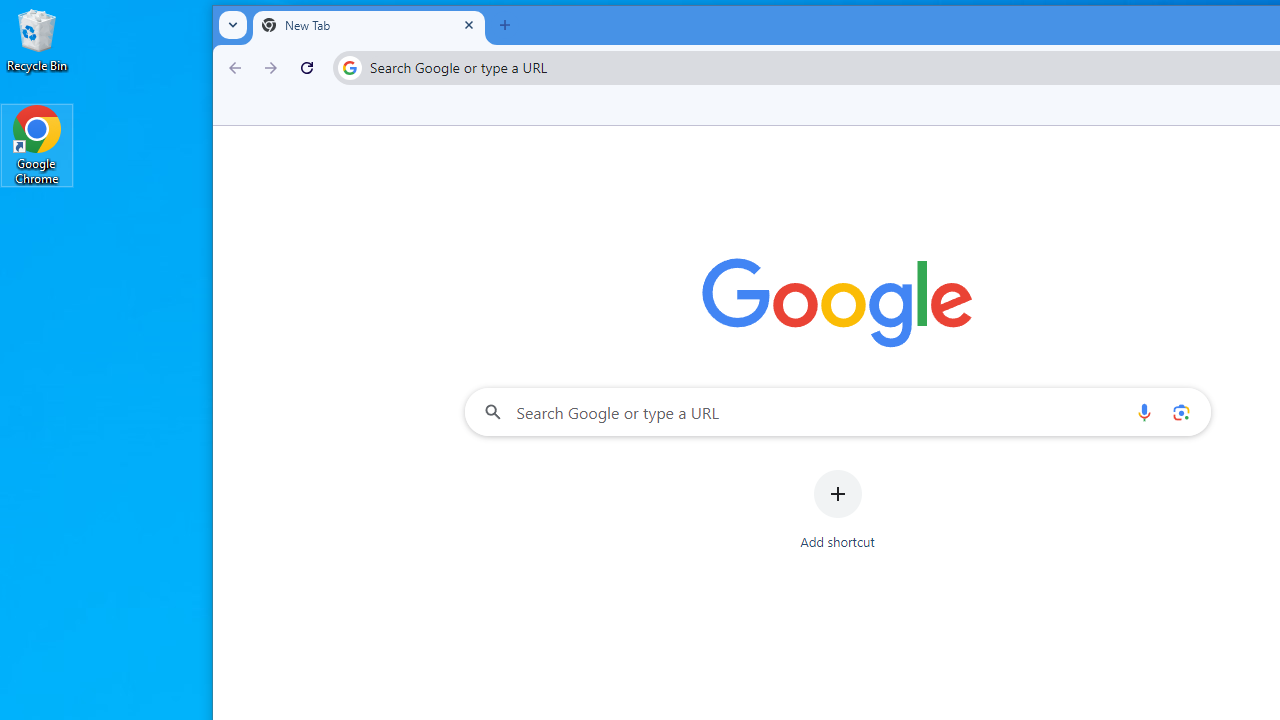 The image size is (1280, 720). What do you see at coordinates (37, 39) in the screenshot?
I see `'Recycle Bin'` at bounding box center [37, 39].